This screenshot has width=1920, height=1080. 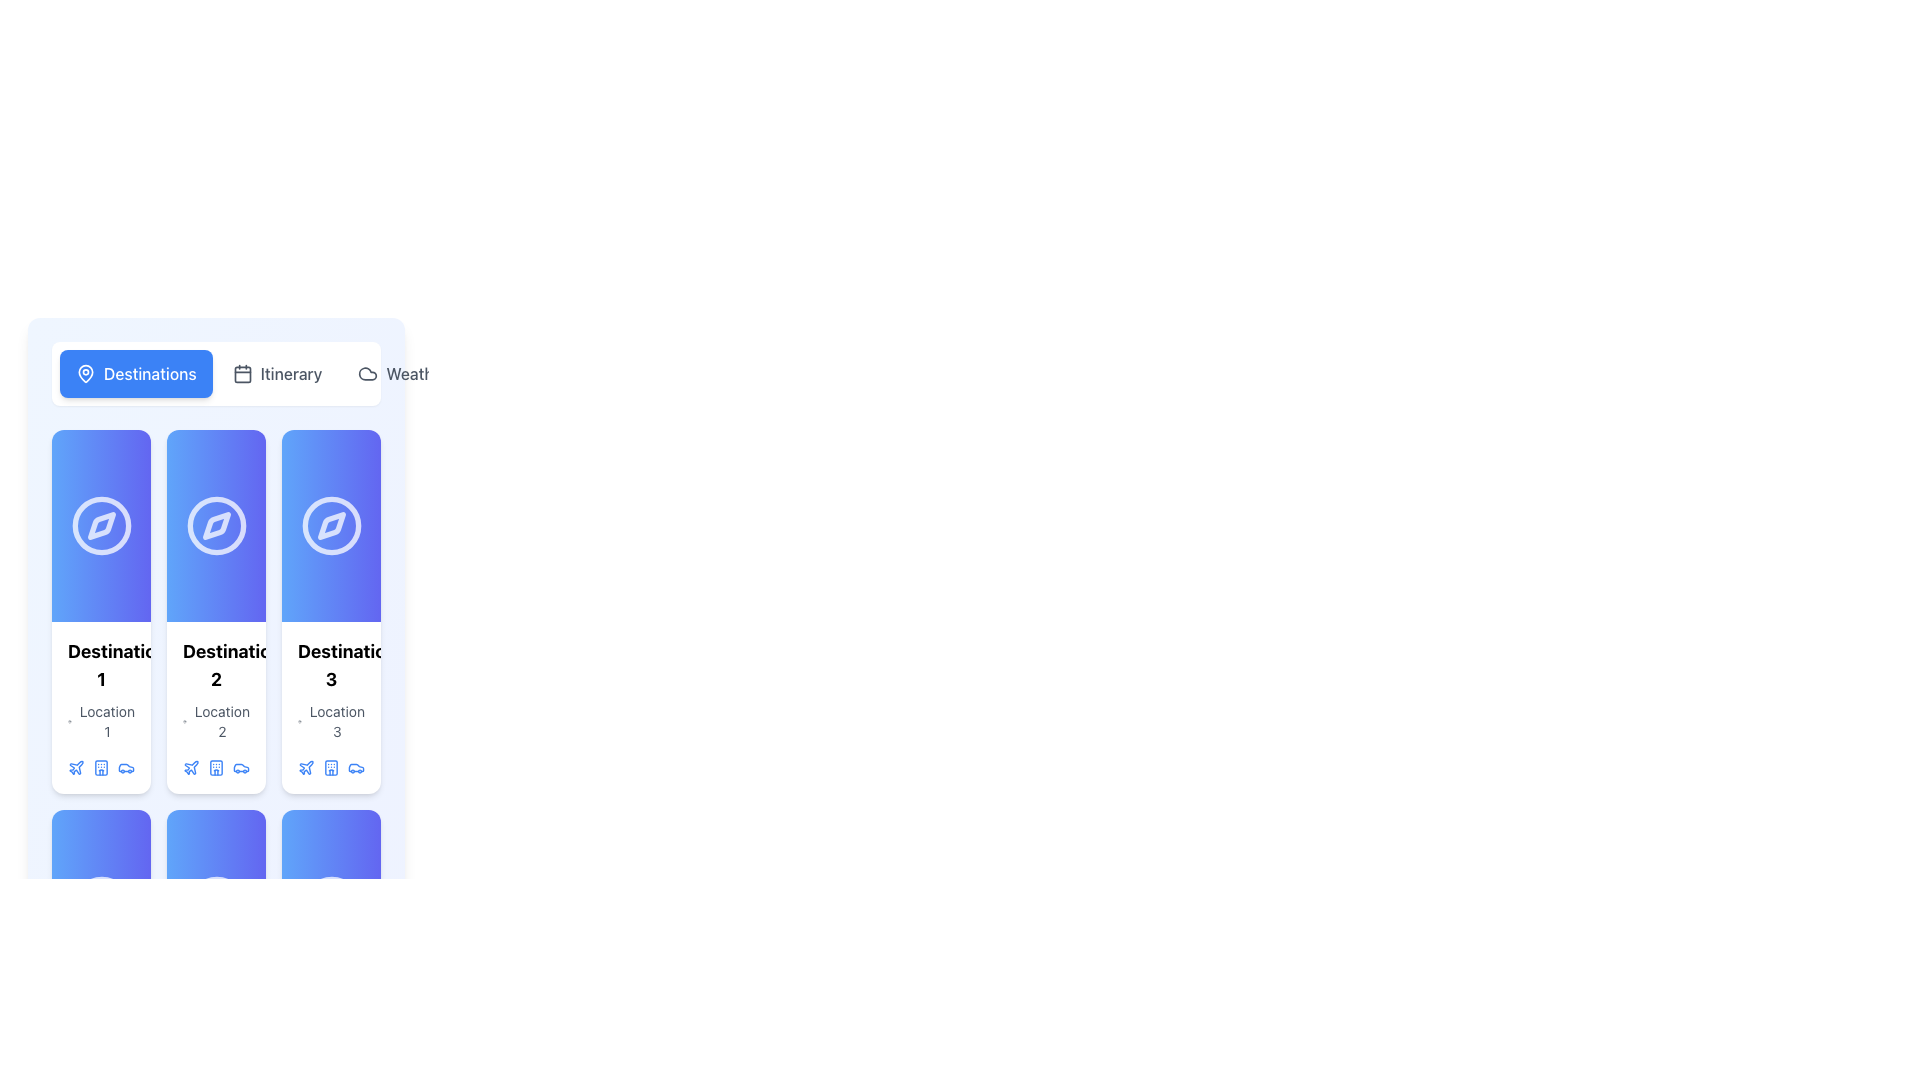 What do you see at coordinates (241, 374) in the screenshot?
I see `the calendar icon located in the top center portion of the interface, which is immediately to the left of the 'Itinerary' label` at bounding box center [241, 374].